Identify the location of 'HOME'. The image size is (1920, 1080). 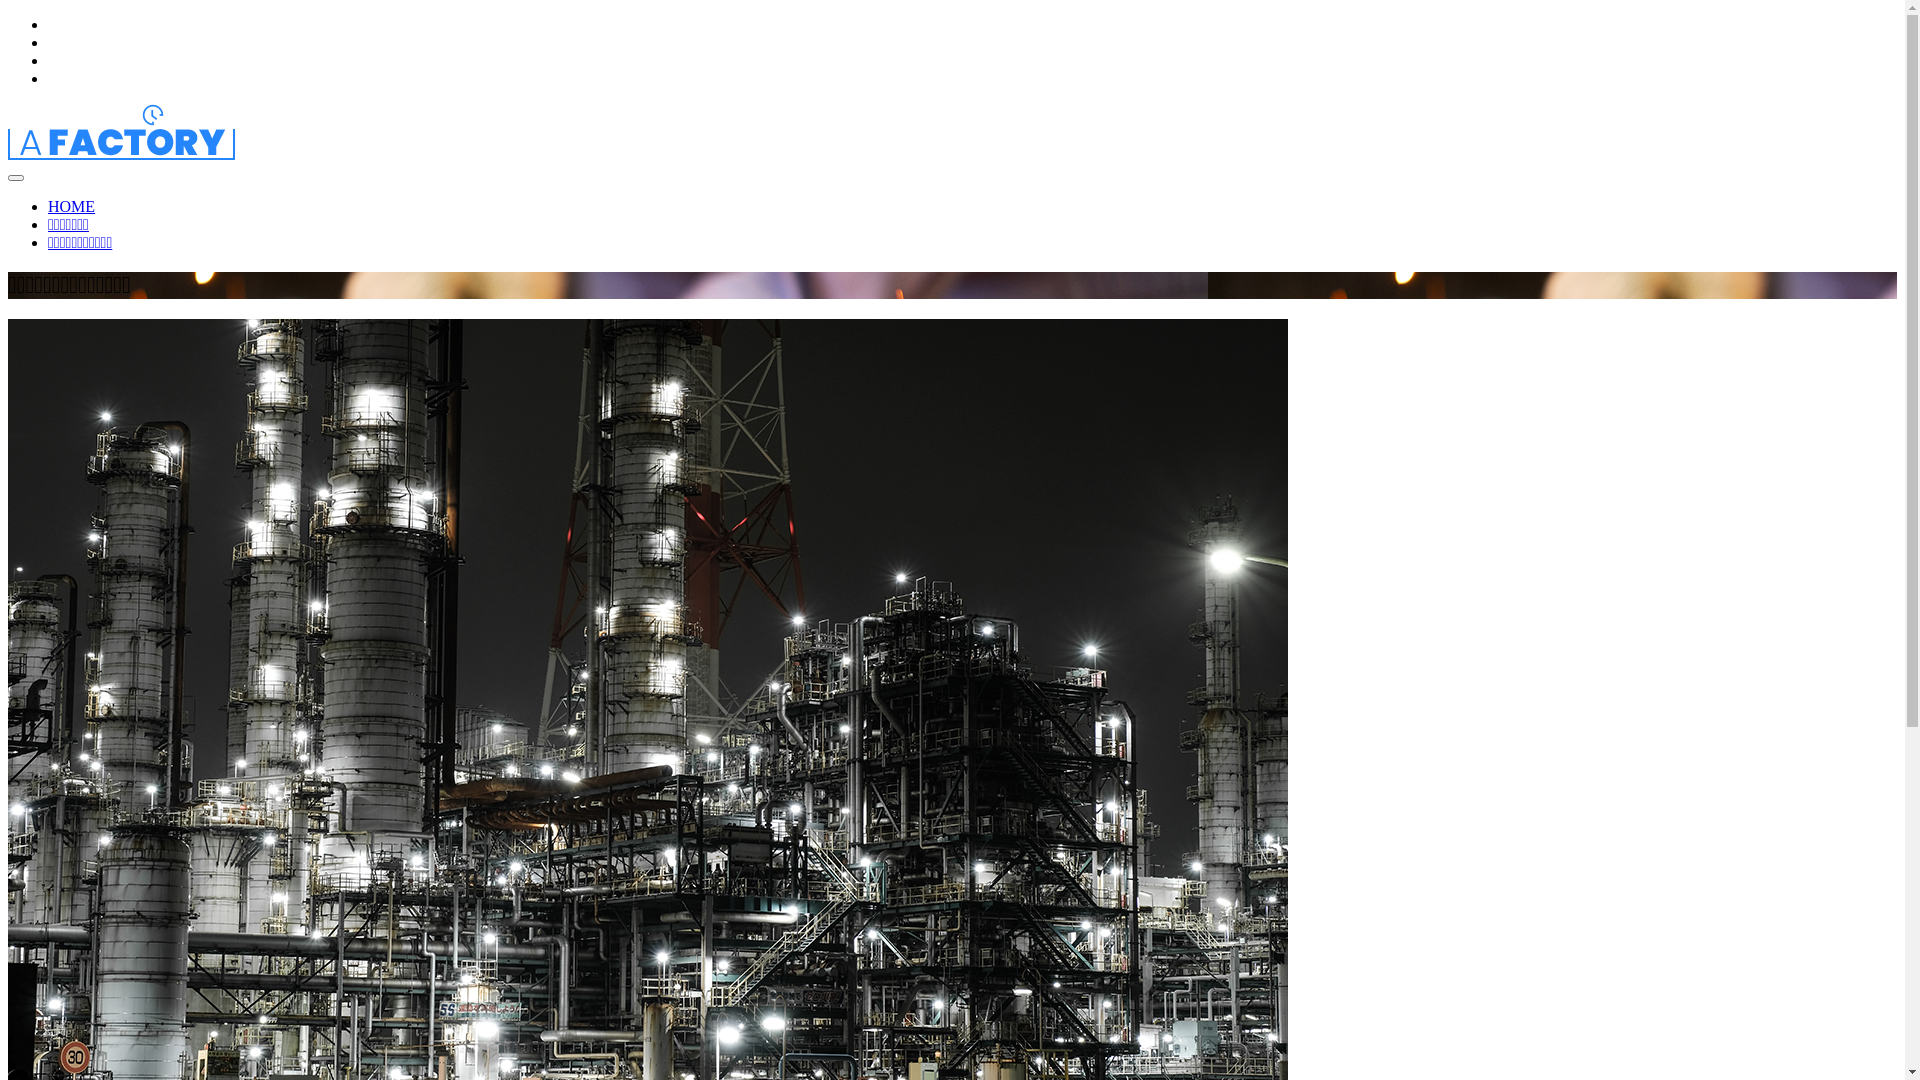
(48, 206).